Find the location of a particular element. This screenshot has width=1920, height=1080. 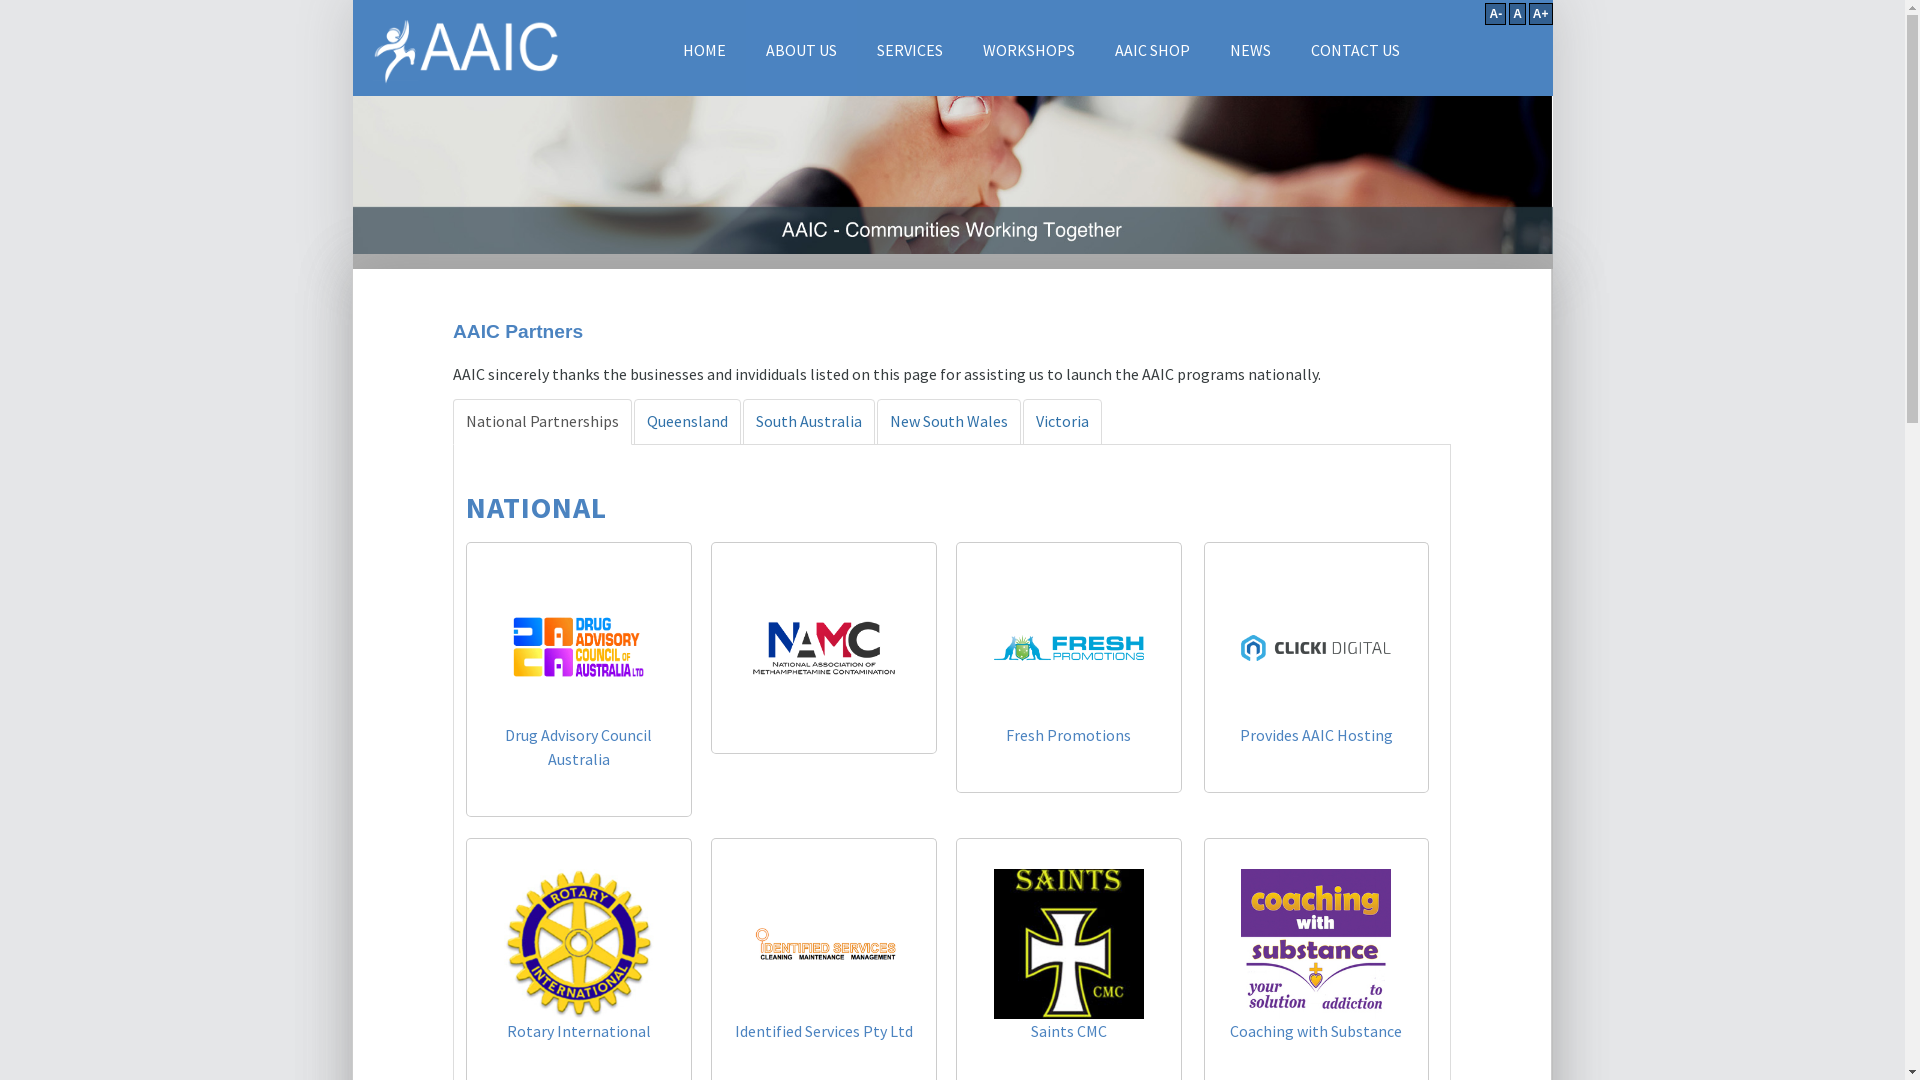

'A' is located at coordinates (1517, 14).